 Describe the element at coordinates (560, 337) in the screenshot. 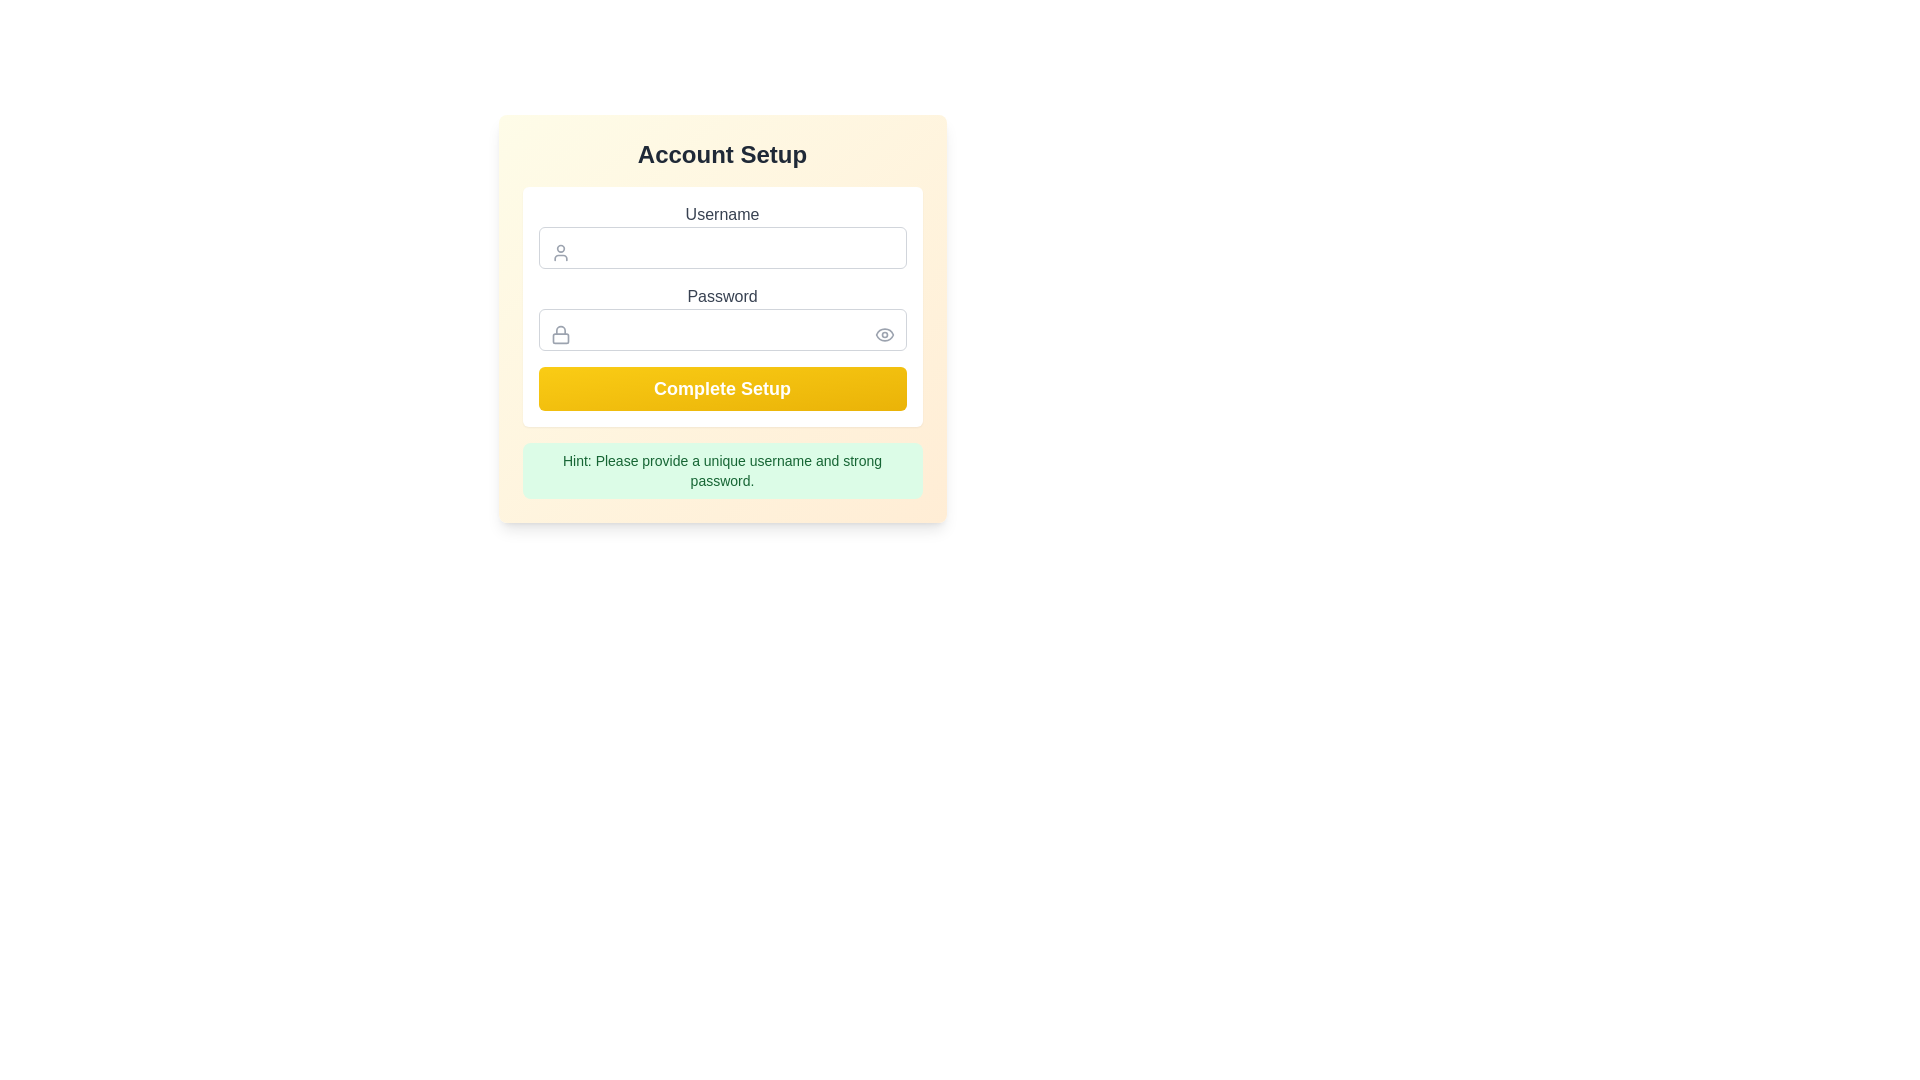

I see `the small red rectangular icon component of the lock icon graphic, which is located to the left of the Password input field under the Account Setup heading` at that location.